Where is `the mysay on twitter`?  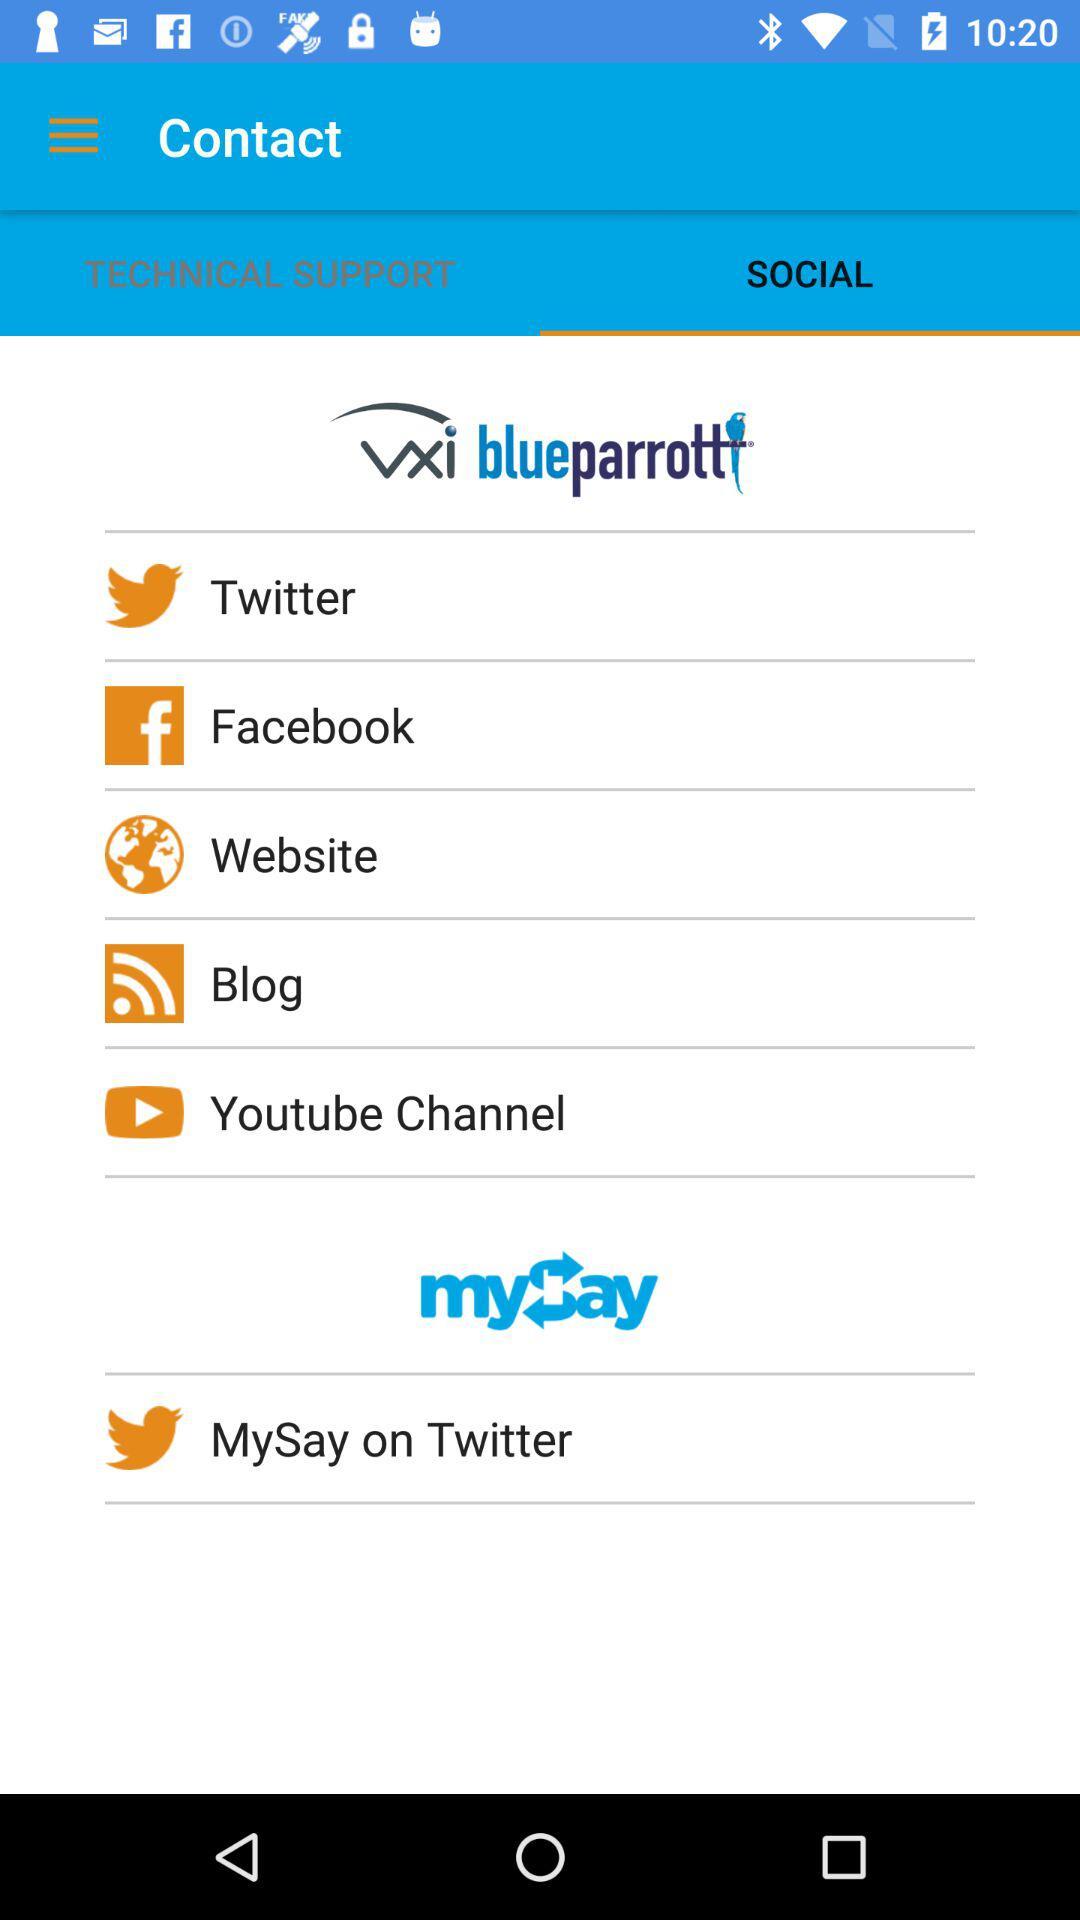 the mysay on twitter is located at coordinates (404, 1437).